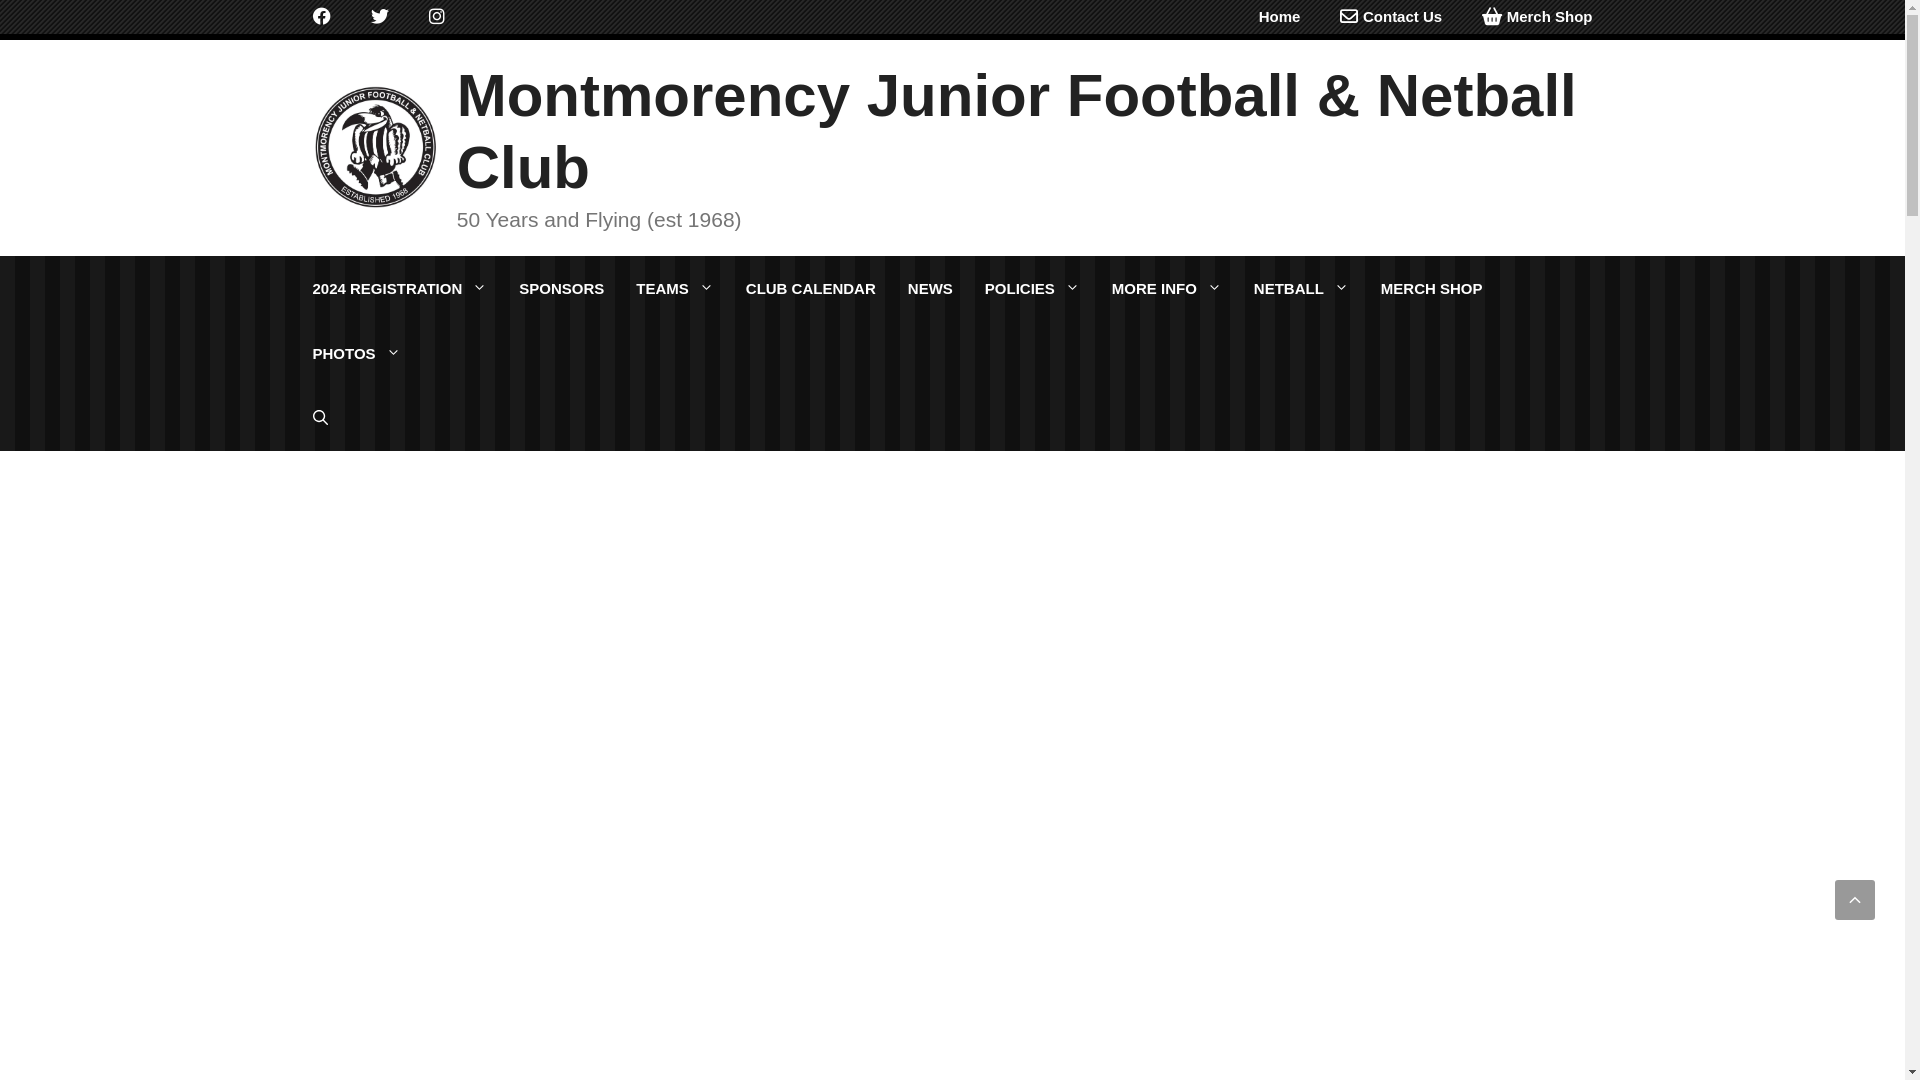  I want to click on 'Contact Us', so click(1404, 16).